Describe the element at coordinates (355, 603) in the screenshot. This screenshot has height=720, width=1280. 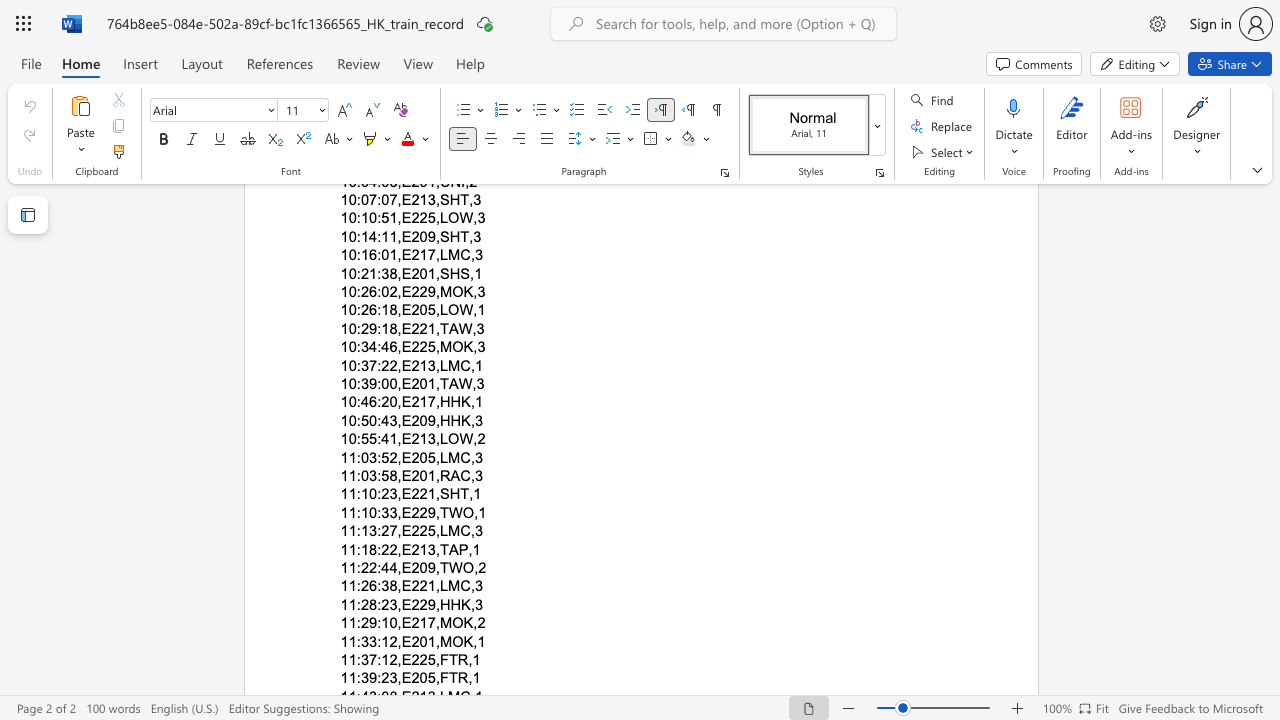
I see `the space between the continuous character "1" and ":" in the text` at that location.